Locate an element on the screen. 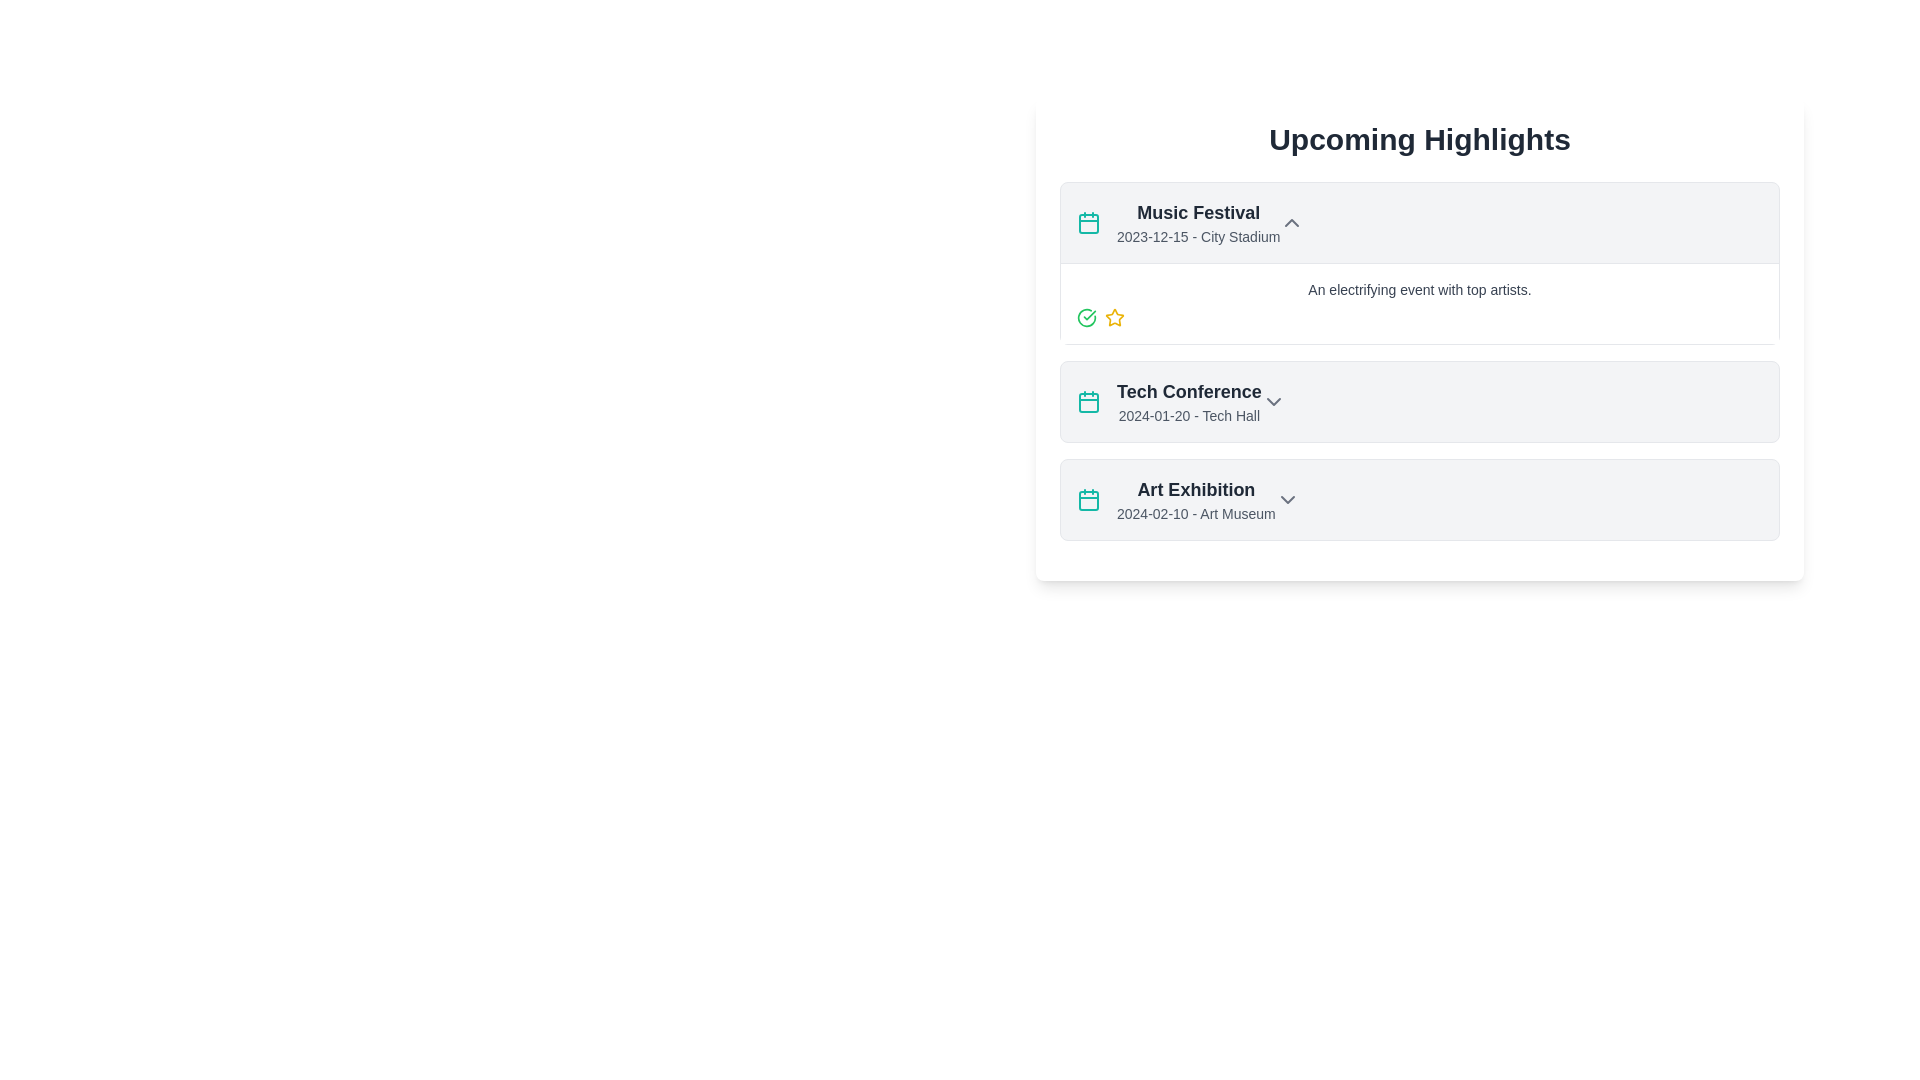 The image size is (1920, 1080). the Informational List Item displaying 'Tech Conference' with a calendar icon, located in the second row of the 'Upcoming Highlights' list is located at coordinates (1169, 401).